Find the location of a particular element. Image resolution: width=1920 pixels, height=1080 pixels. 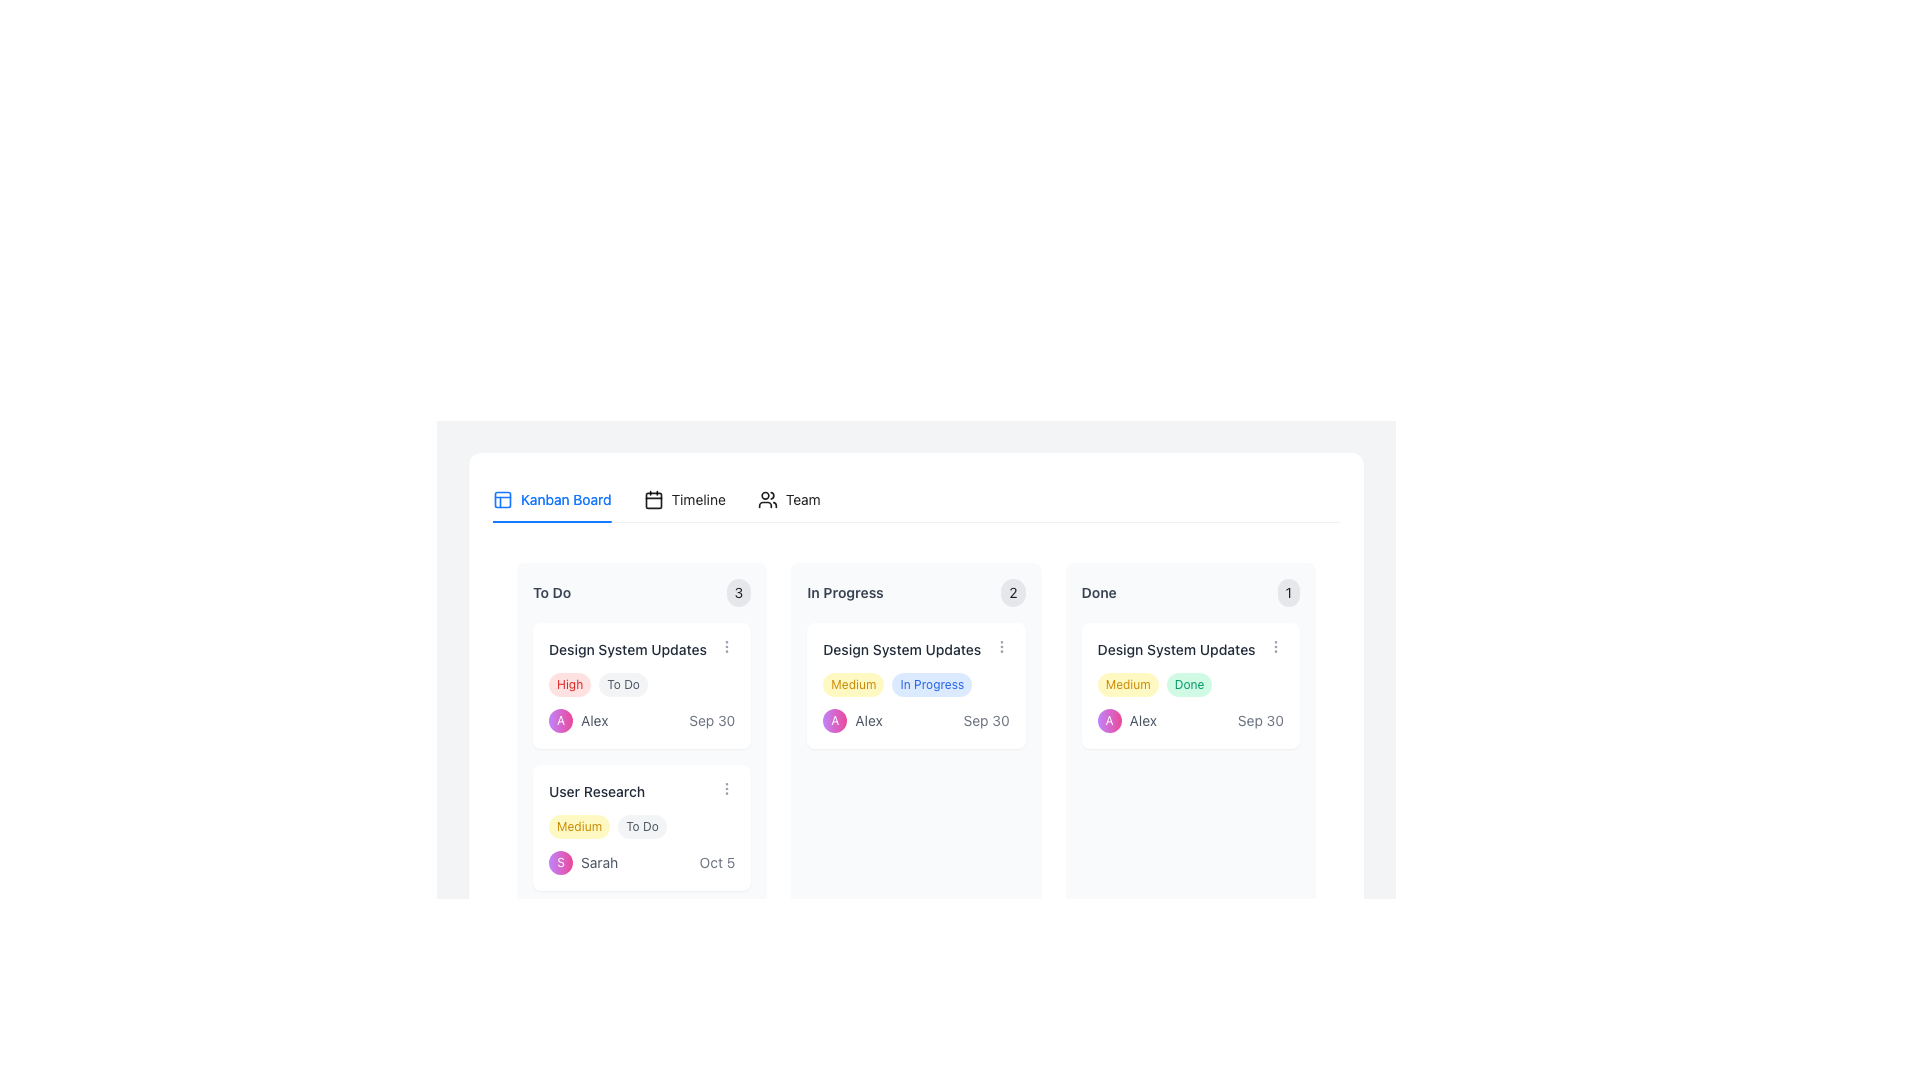

the circular avatar or badge representing the user with the initial 'S.' located in the 'User Research' card in the 'To Do' section, positioned to the left of the name 'Sarah.' is located at coordinates (560, 862).